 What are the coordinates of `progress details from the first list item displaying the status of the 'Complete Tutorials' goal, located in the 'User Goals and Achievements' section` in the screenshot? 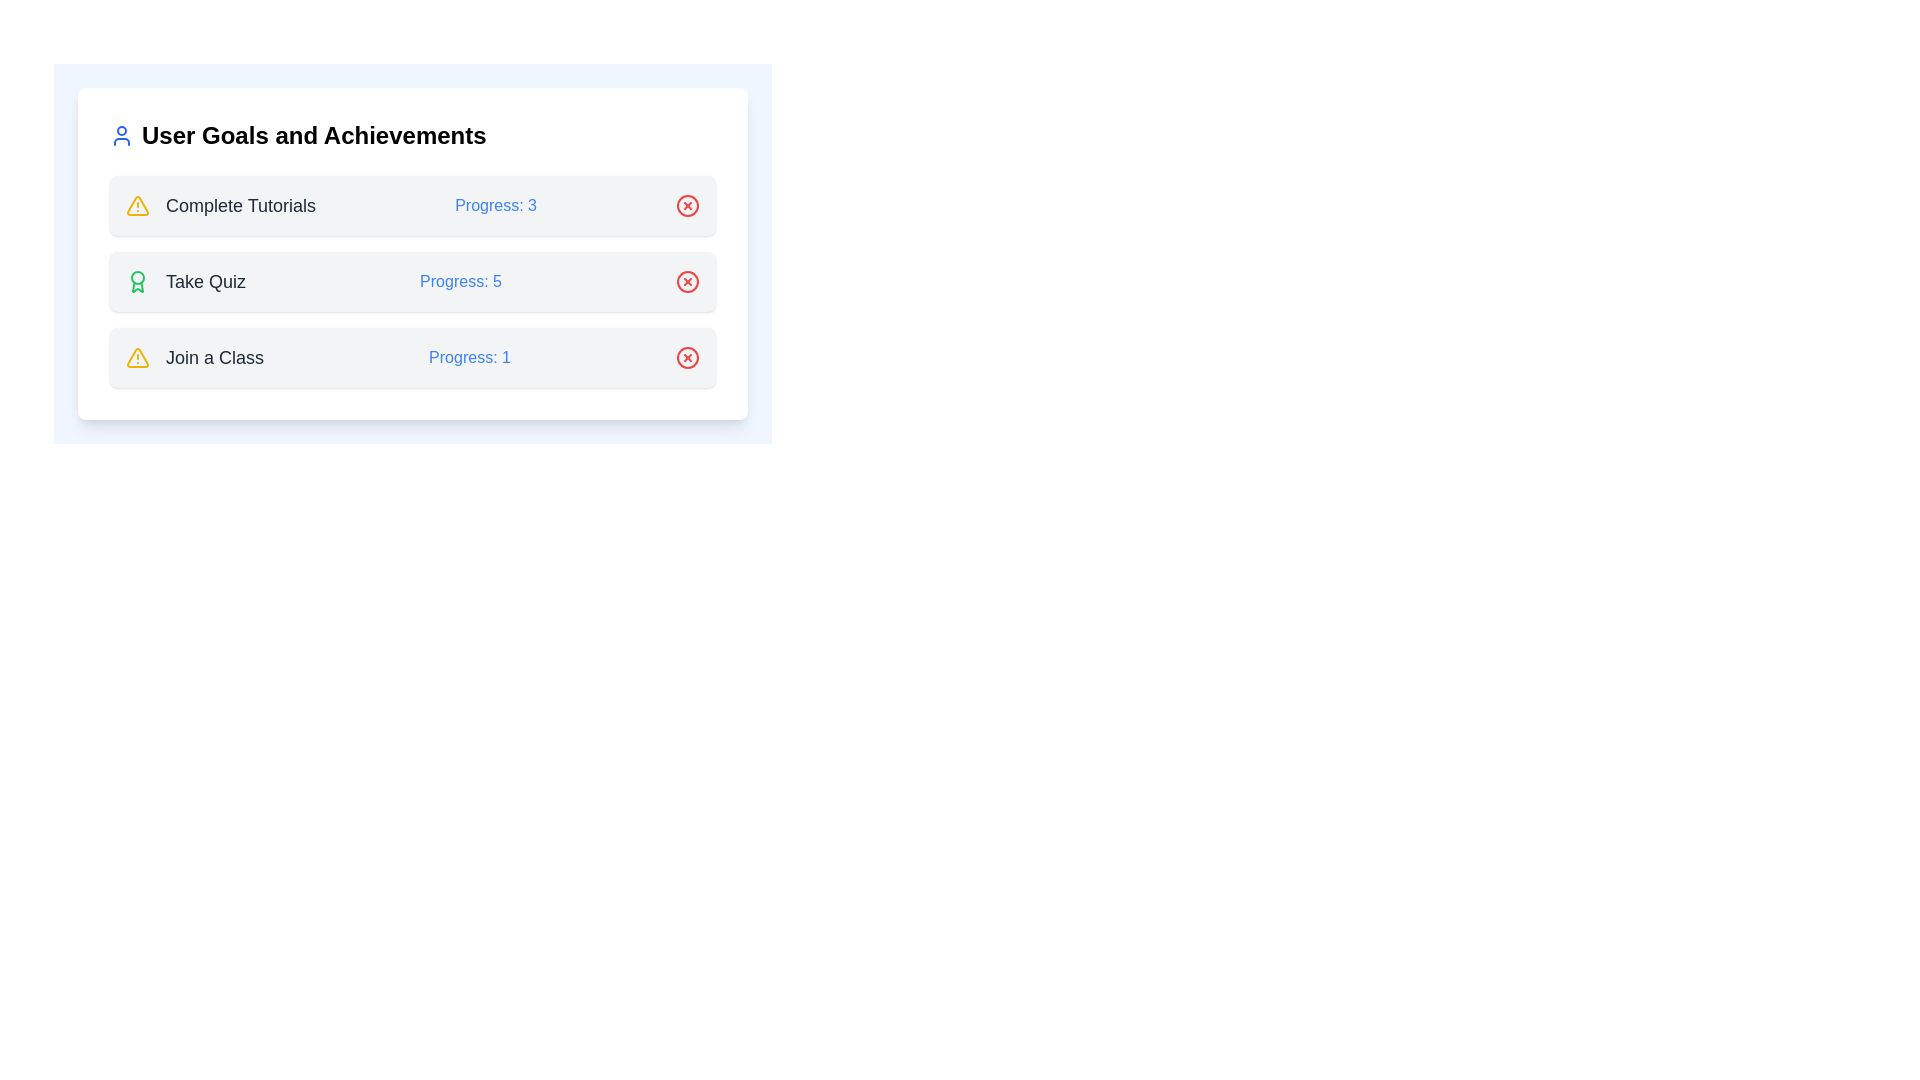 It's located at (411, 205).